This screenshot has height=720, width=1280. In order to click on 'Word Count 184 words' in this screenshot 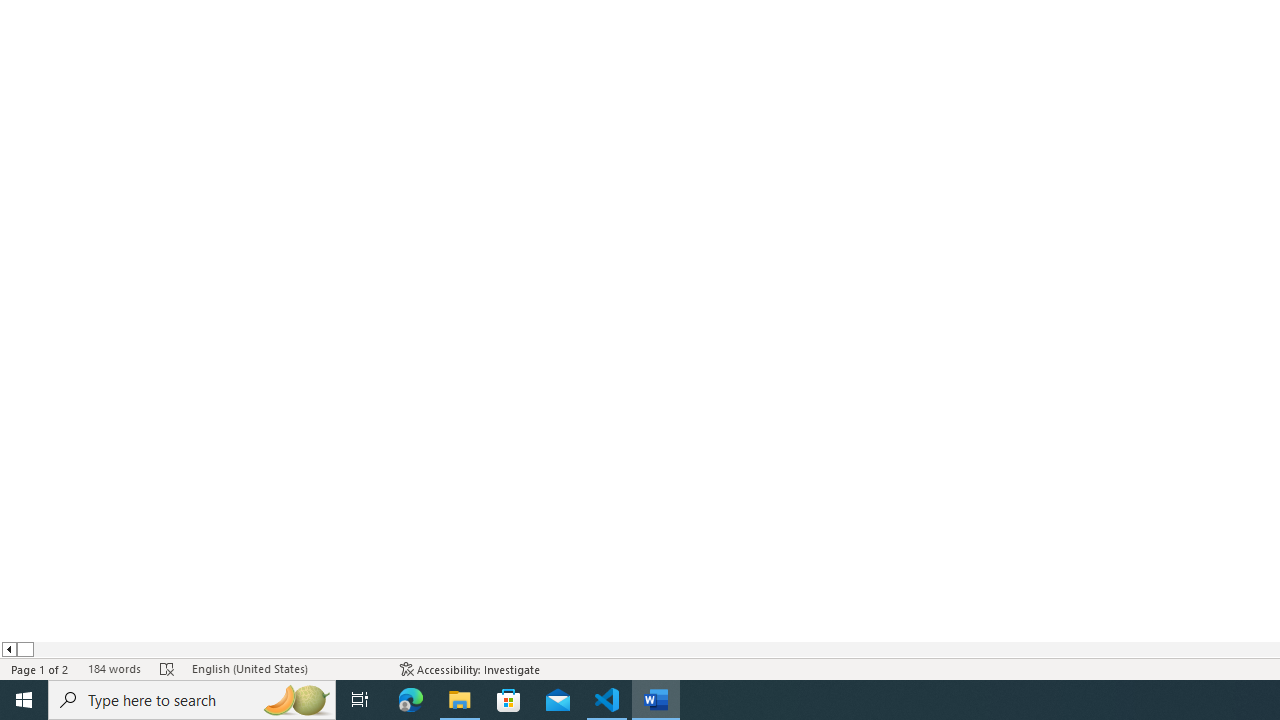, I will do `click(112, 669)`.